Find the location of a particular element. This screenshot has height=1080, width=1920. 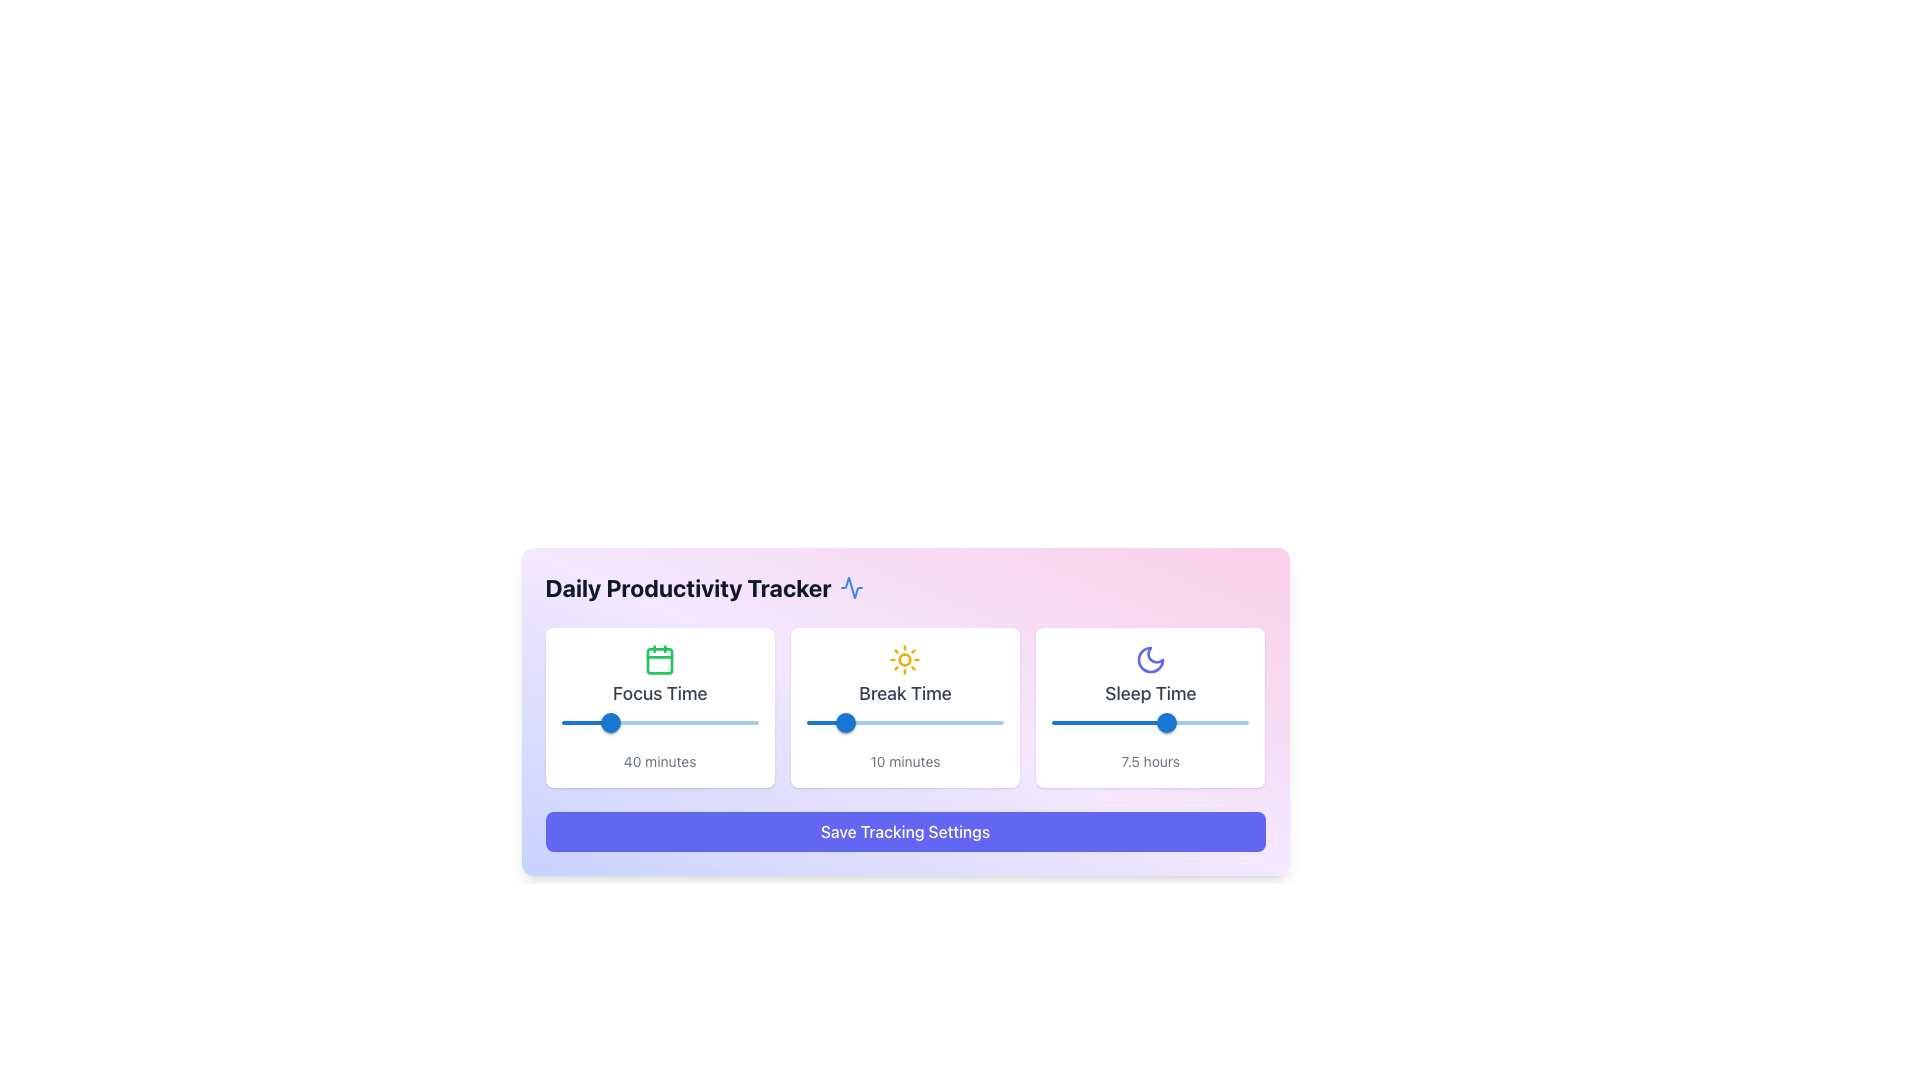

break time is located at coordinates (902, 722).